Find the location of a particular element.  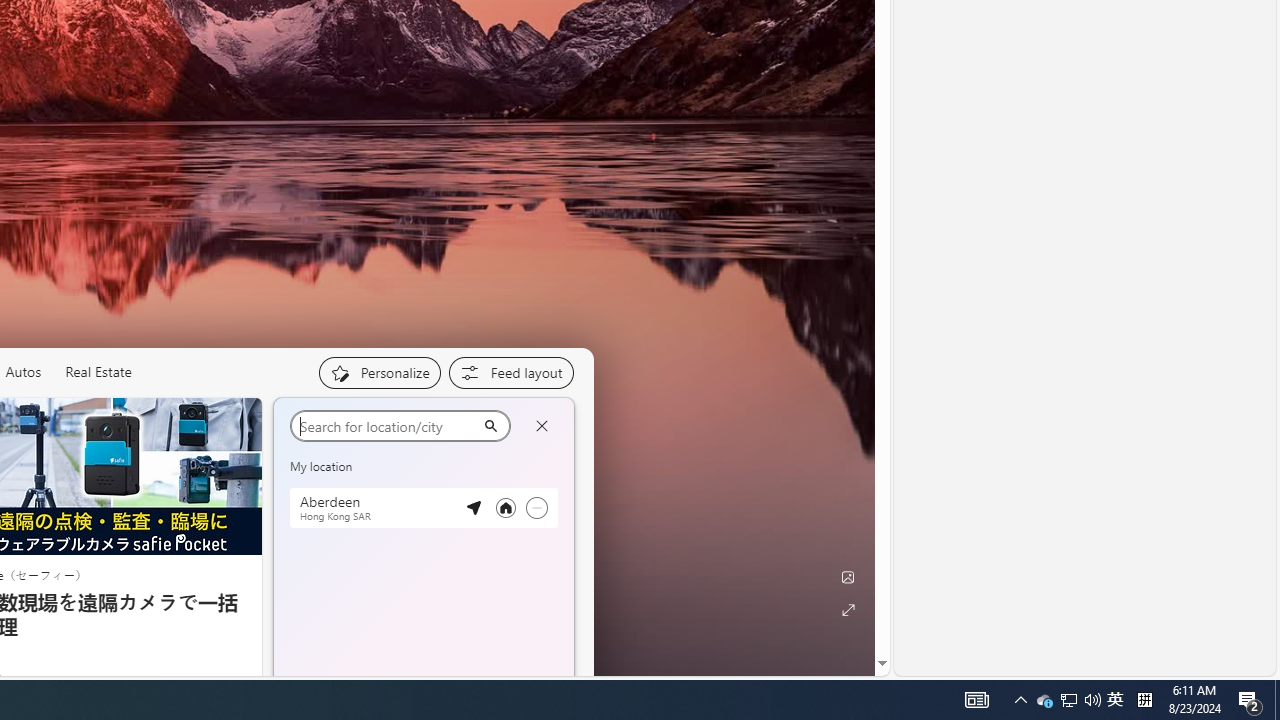

'Detected location' is located at coordinates (472, 506).